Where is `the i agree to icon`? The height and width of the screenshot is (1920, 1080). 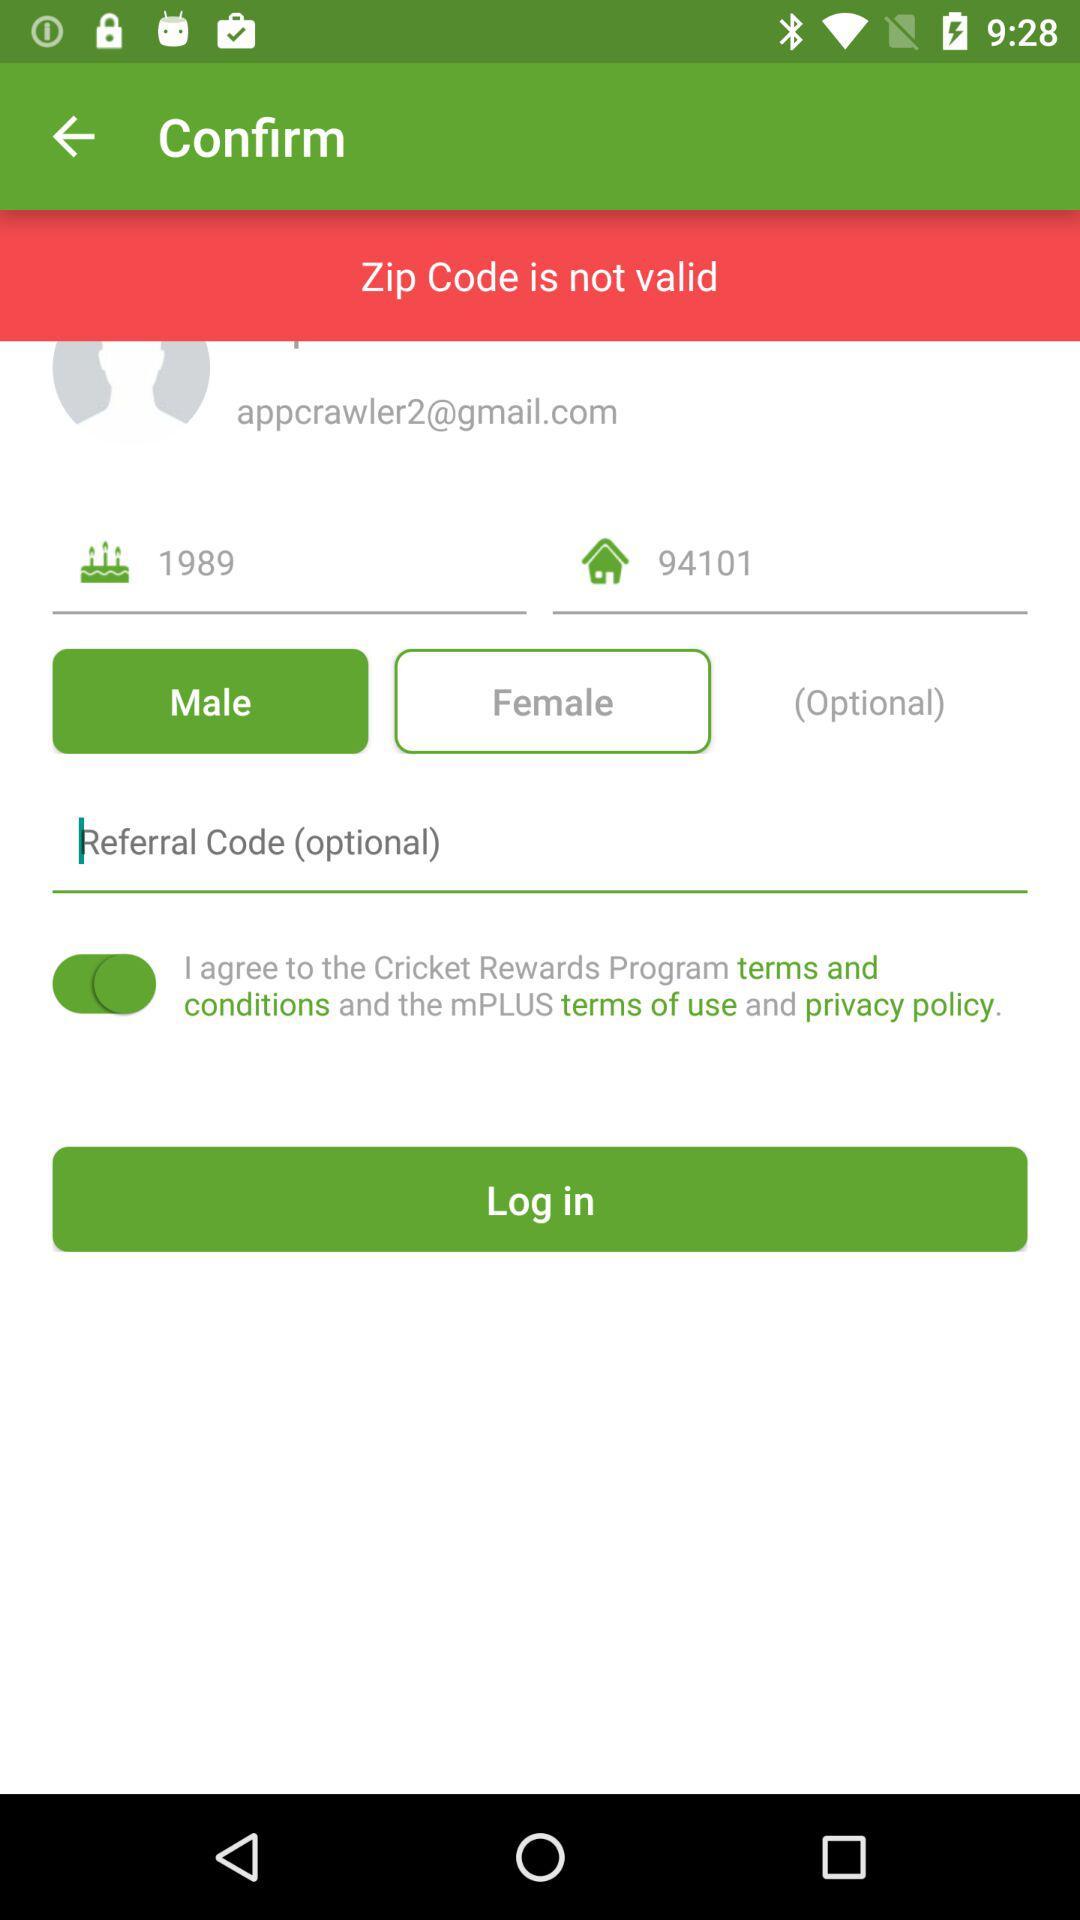 the i agree to icon is located at coordinates (604, 984).